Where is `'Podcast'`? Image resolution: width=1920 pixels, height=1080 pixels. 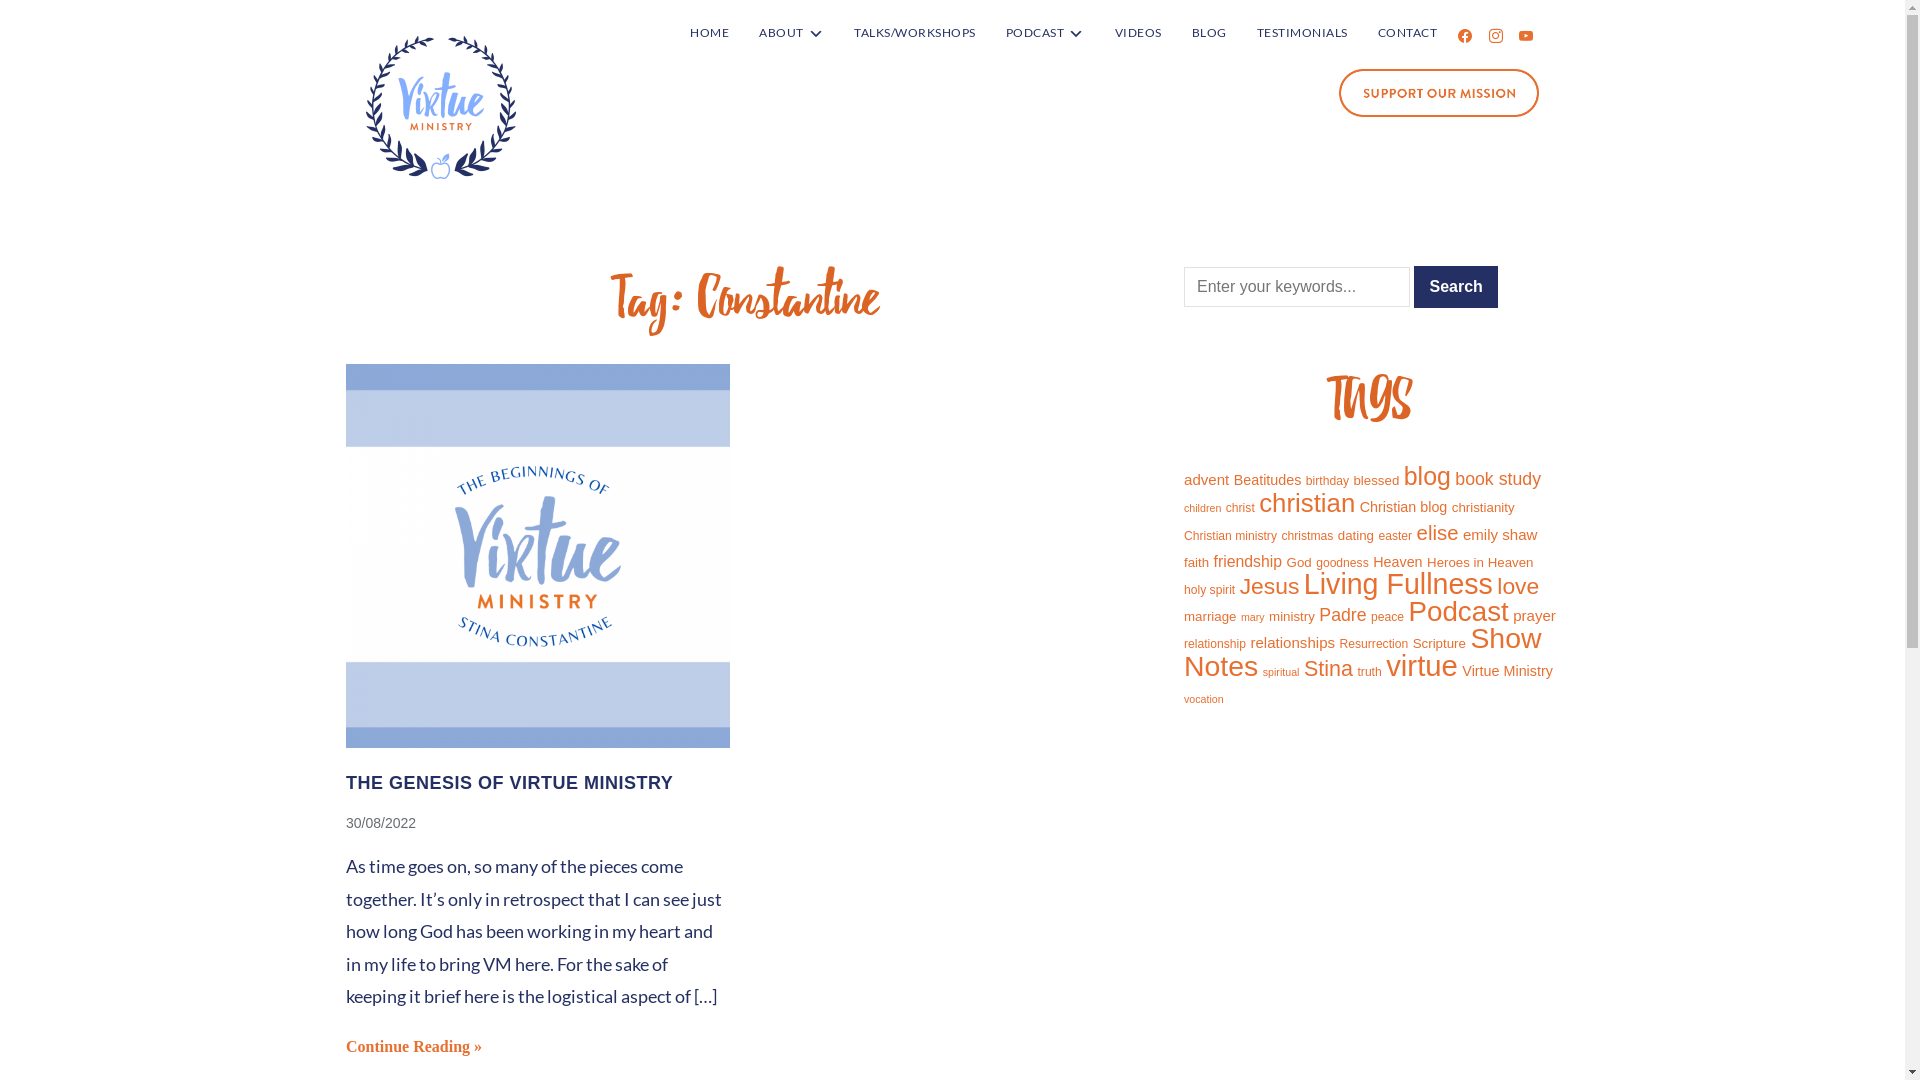
'Podcast' is located at coordinates (1459, 610).